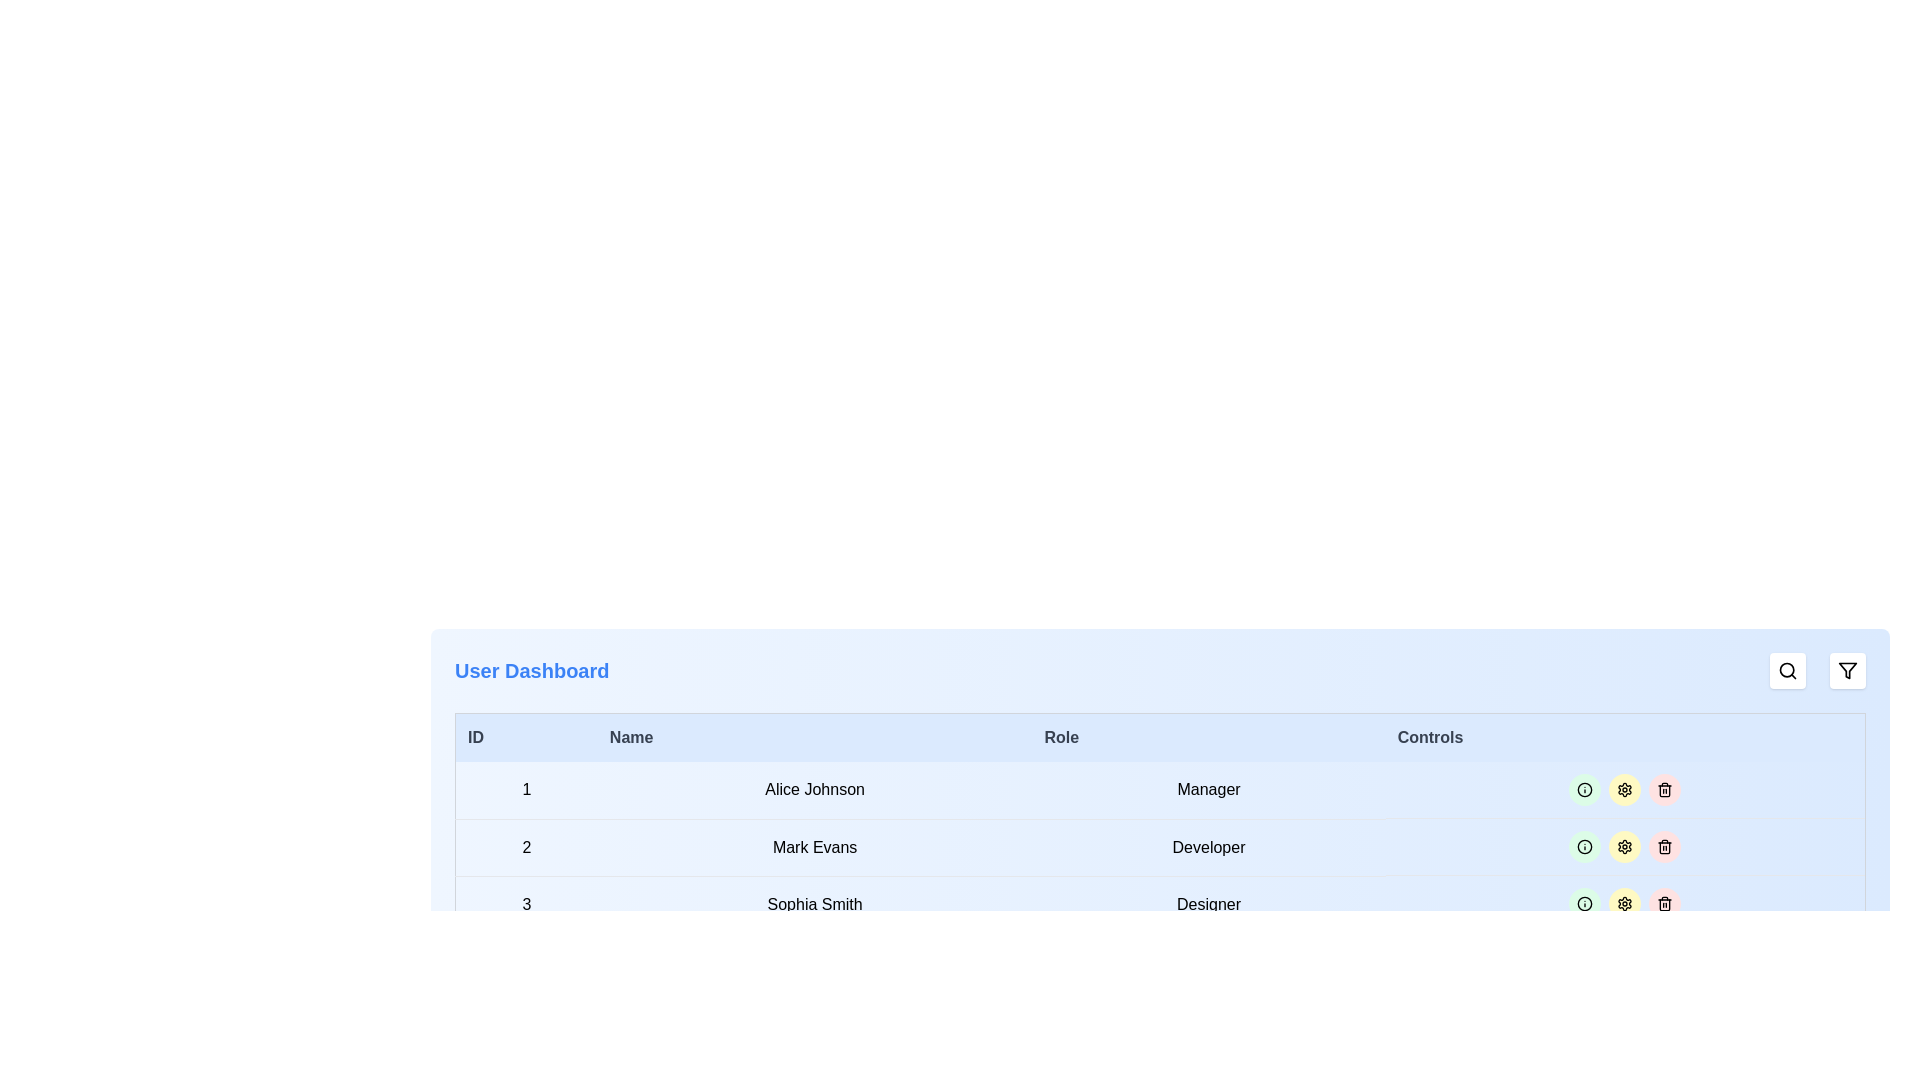 Image resolution: width=1920 pixels, height=1080 pixels. Describe the element at coordinates (1208, 847) in the screenshot. I see `the Static Text element displaying the role of user 'Mark Evans' in the 'Role' column of the second row of the table` at that location.